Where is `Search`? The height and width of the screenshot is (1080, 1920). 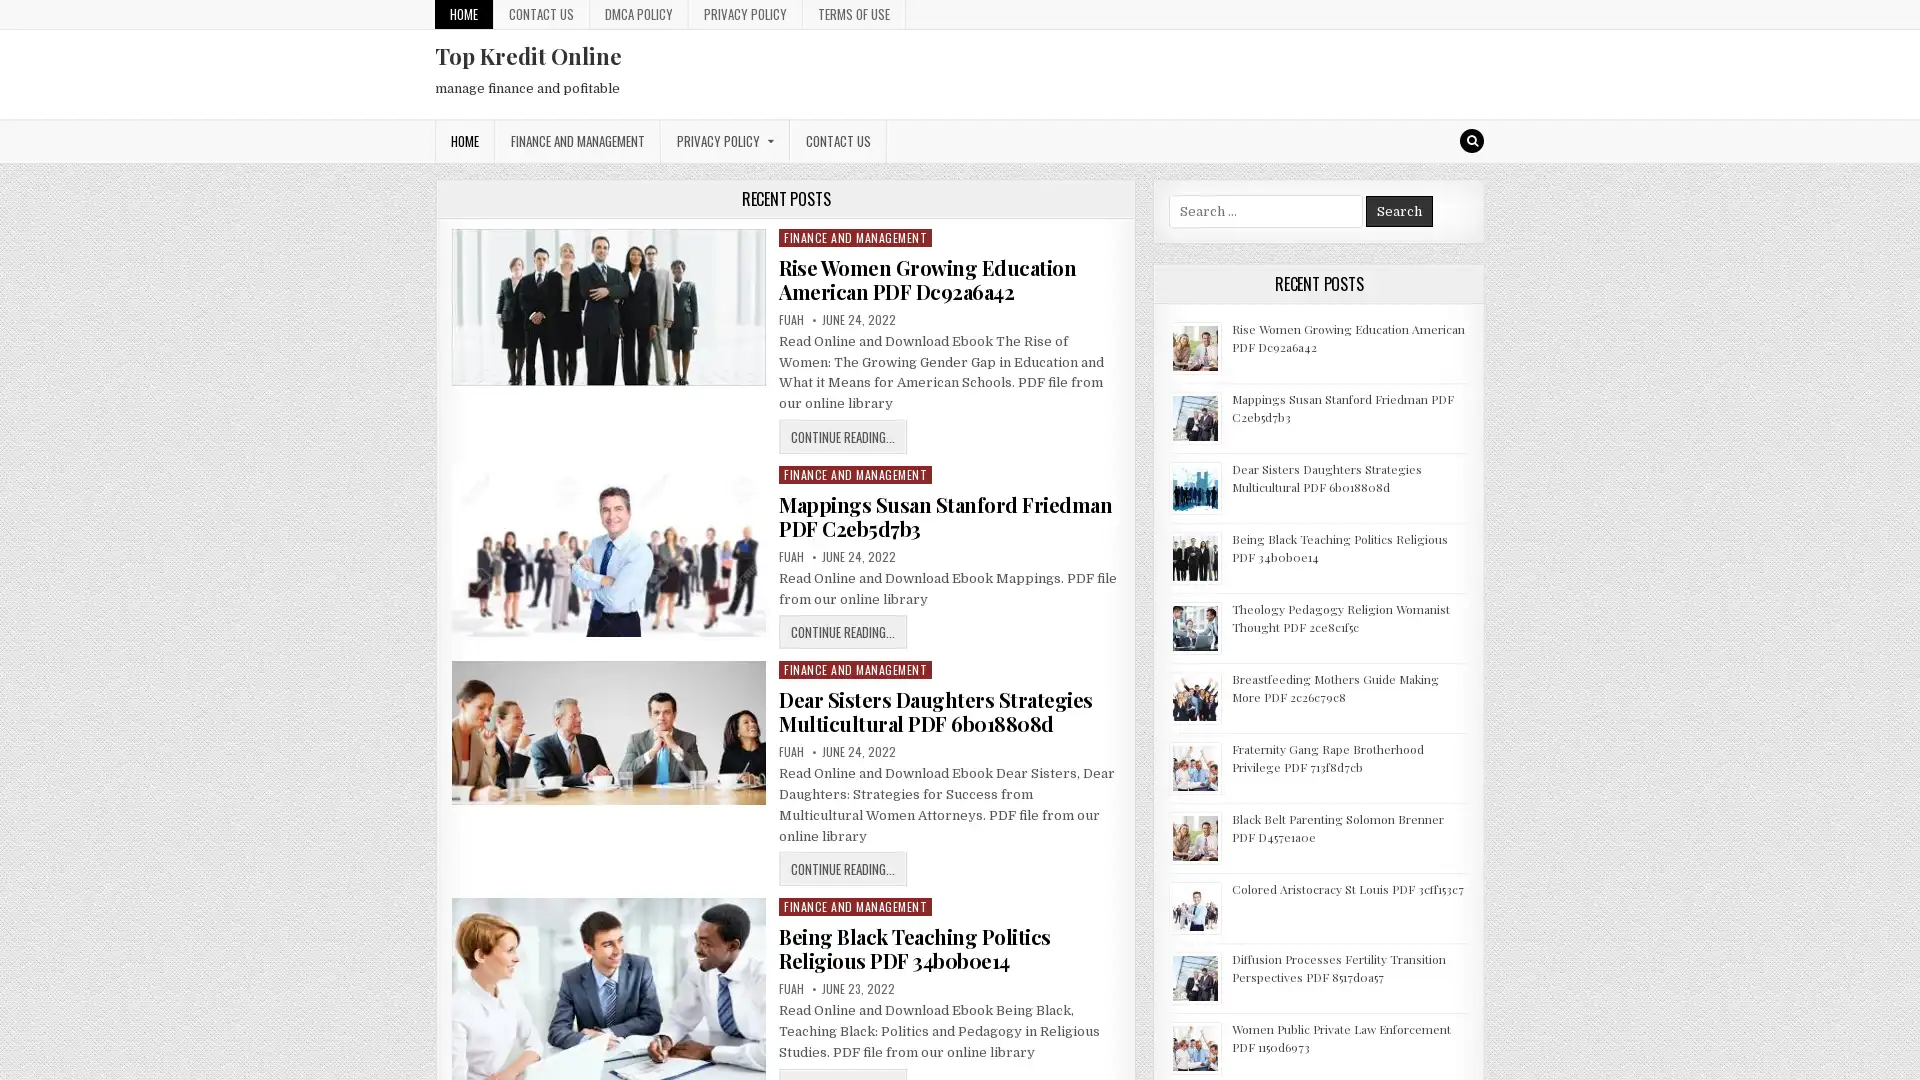
Search is located at coordinates (1398, 211).